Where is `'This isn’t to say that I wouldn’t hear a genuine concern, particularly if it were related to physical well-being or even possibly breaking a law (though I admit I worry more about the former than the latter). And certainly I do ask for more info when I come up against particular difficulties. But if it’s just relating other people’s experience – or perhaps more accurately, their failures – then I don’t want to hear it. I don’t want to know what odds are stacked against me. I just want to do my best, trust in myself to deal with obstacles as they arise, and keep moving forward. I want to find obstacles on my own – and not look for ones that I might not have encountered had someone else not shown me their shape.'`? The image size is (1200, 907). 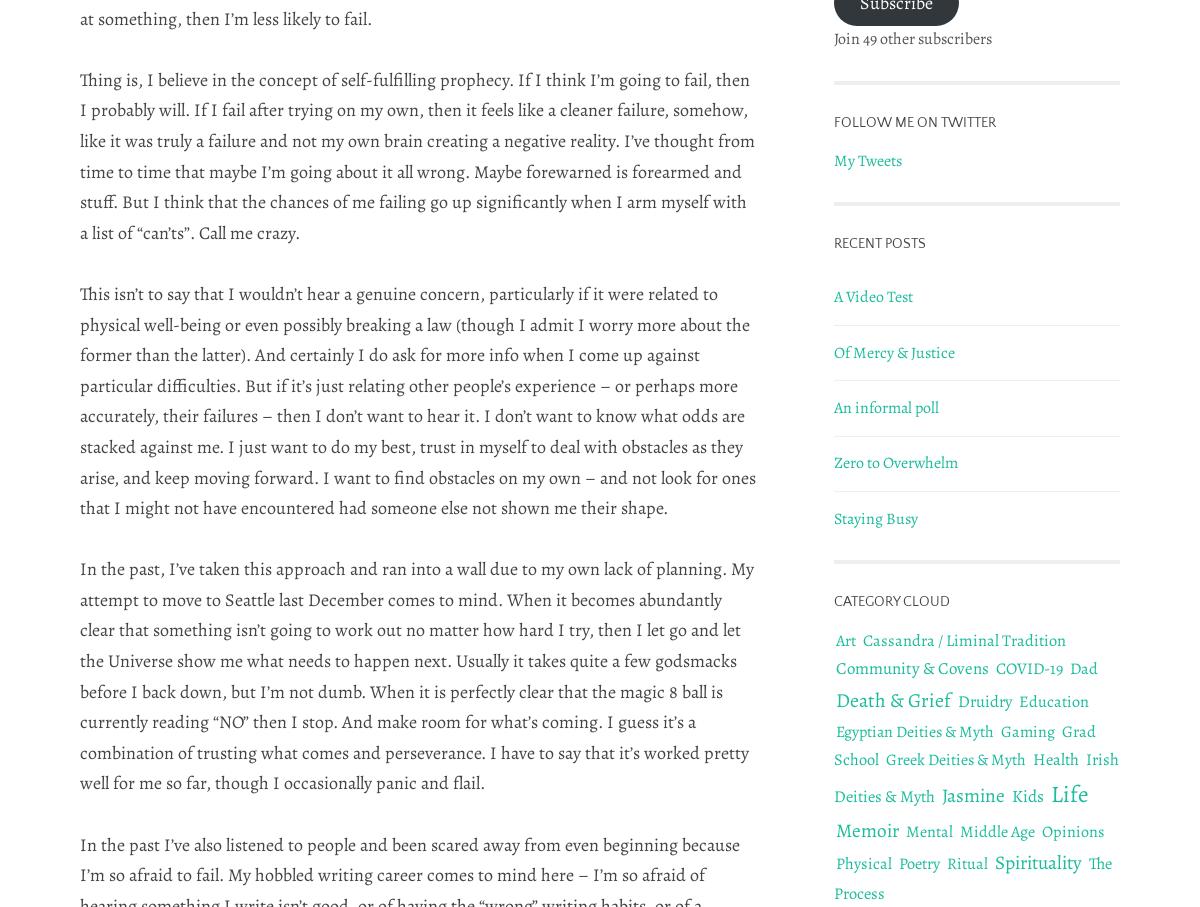
'This isn’t to say that I wouldn’t hear a genuine concern, particularly if it were related to physical well-being or even possibly breaking a law (though I admit I worry more about the former than the latter). And certainly I do ask for more info when I come up against particular difficulties. But if it’s just relating other people’s experience – or perhaps more accurately, their failures – then I don’t want to hear it. I don’t want to know what odds are stacked against me. I just want to do my best, trust in myself to deal with obstacles as they arise, and keep moving forward. I want to find obstacles on my own – and not look for ones that I might not have encountered had someone else not shown me their shape.' is located at coordinates (417, 400).